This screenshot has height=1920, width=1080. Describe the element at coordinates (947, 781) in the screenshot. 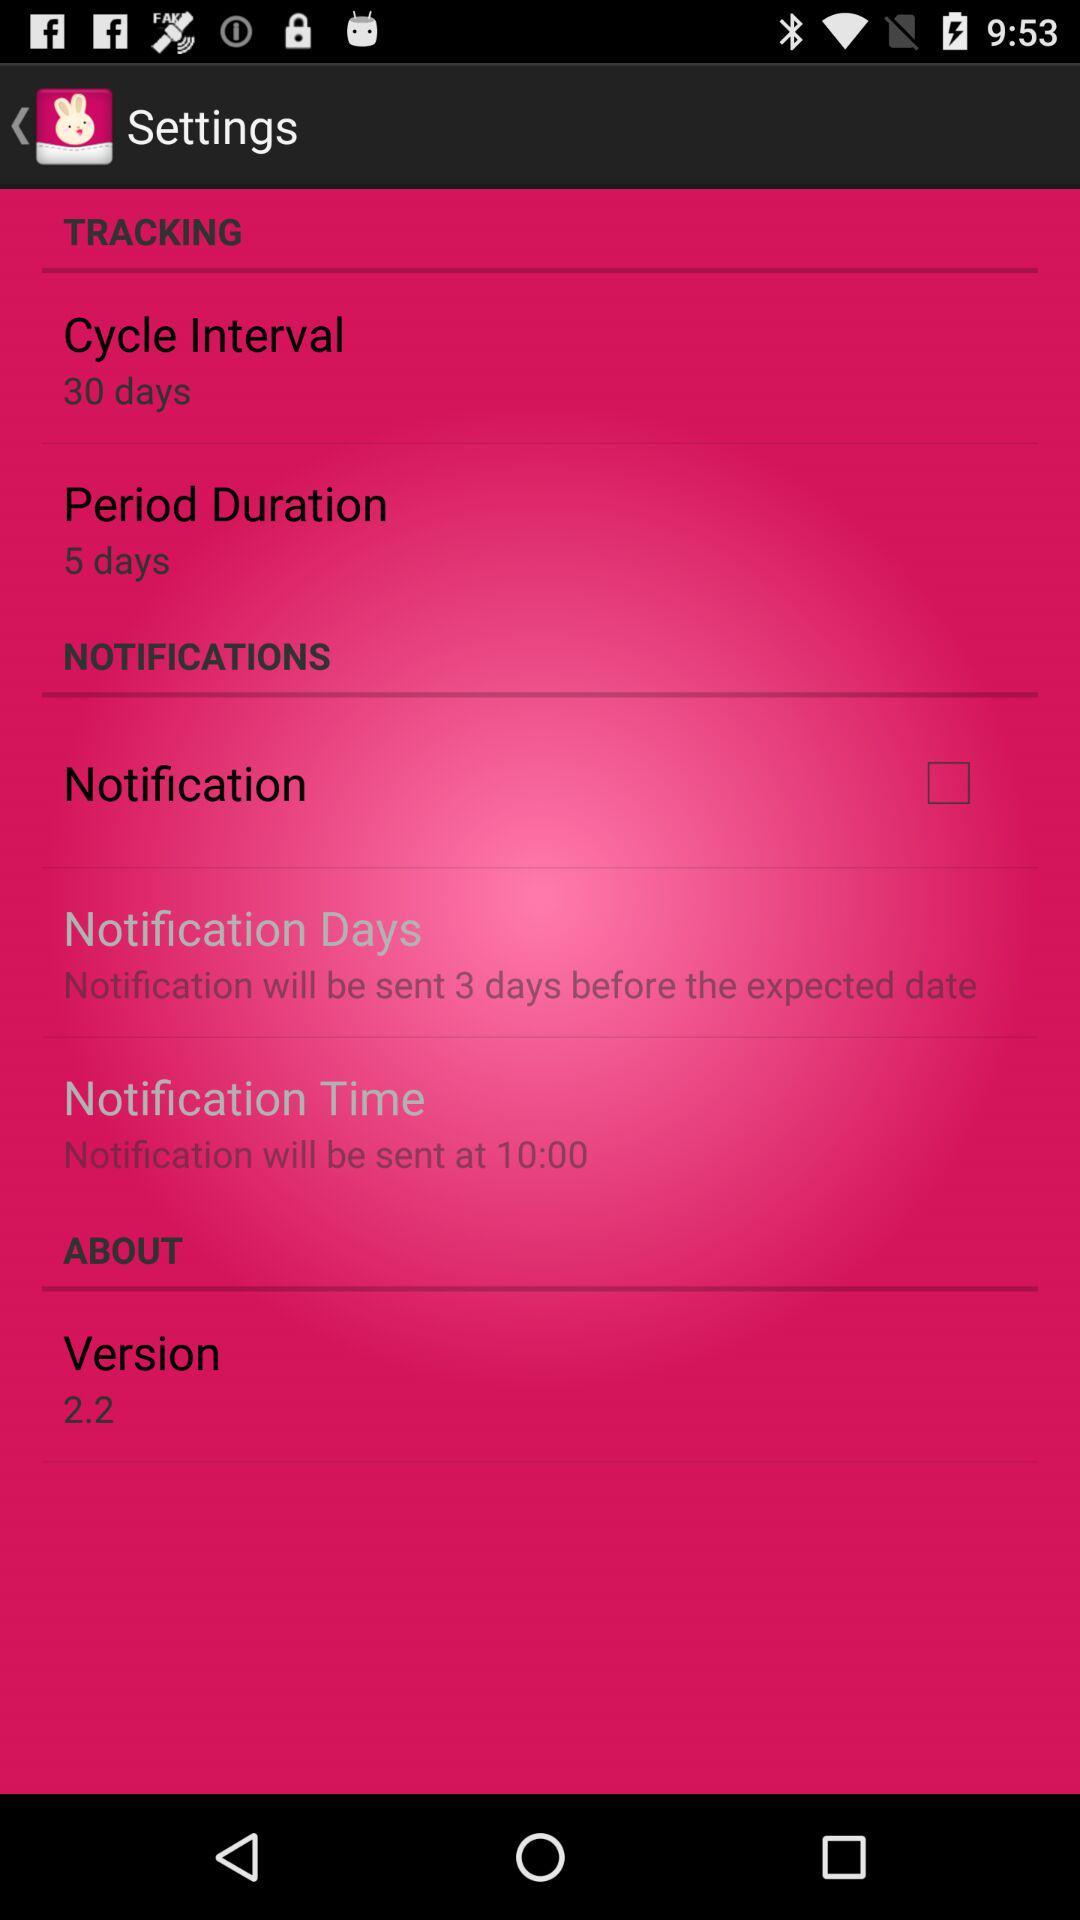

I see `the icon next to the notification item` at that location.